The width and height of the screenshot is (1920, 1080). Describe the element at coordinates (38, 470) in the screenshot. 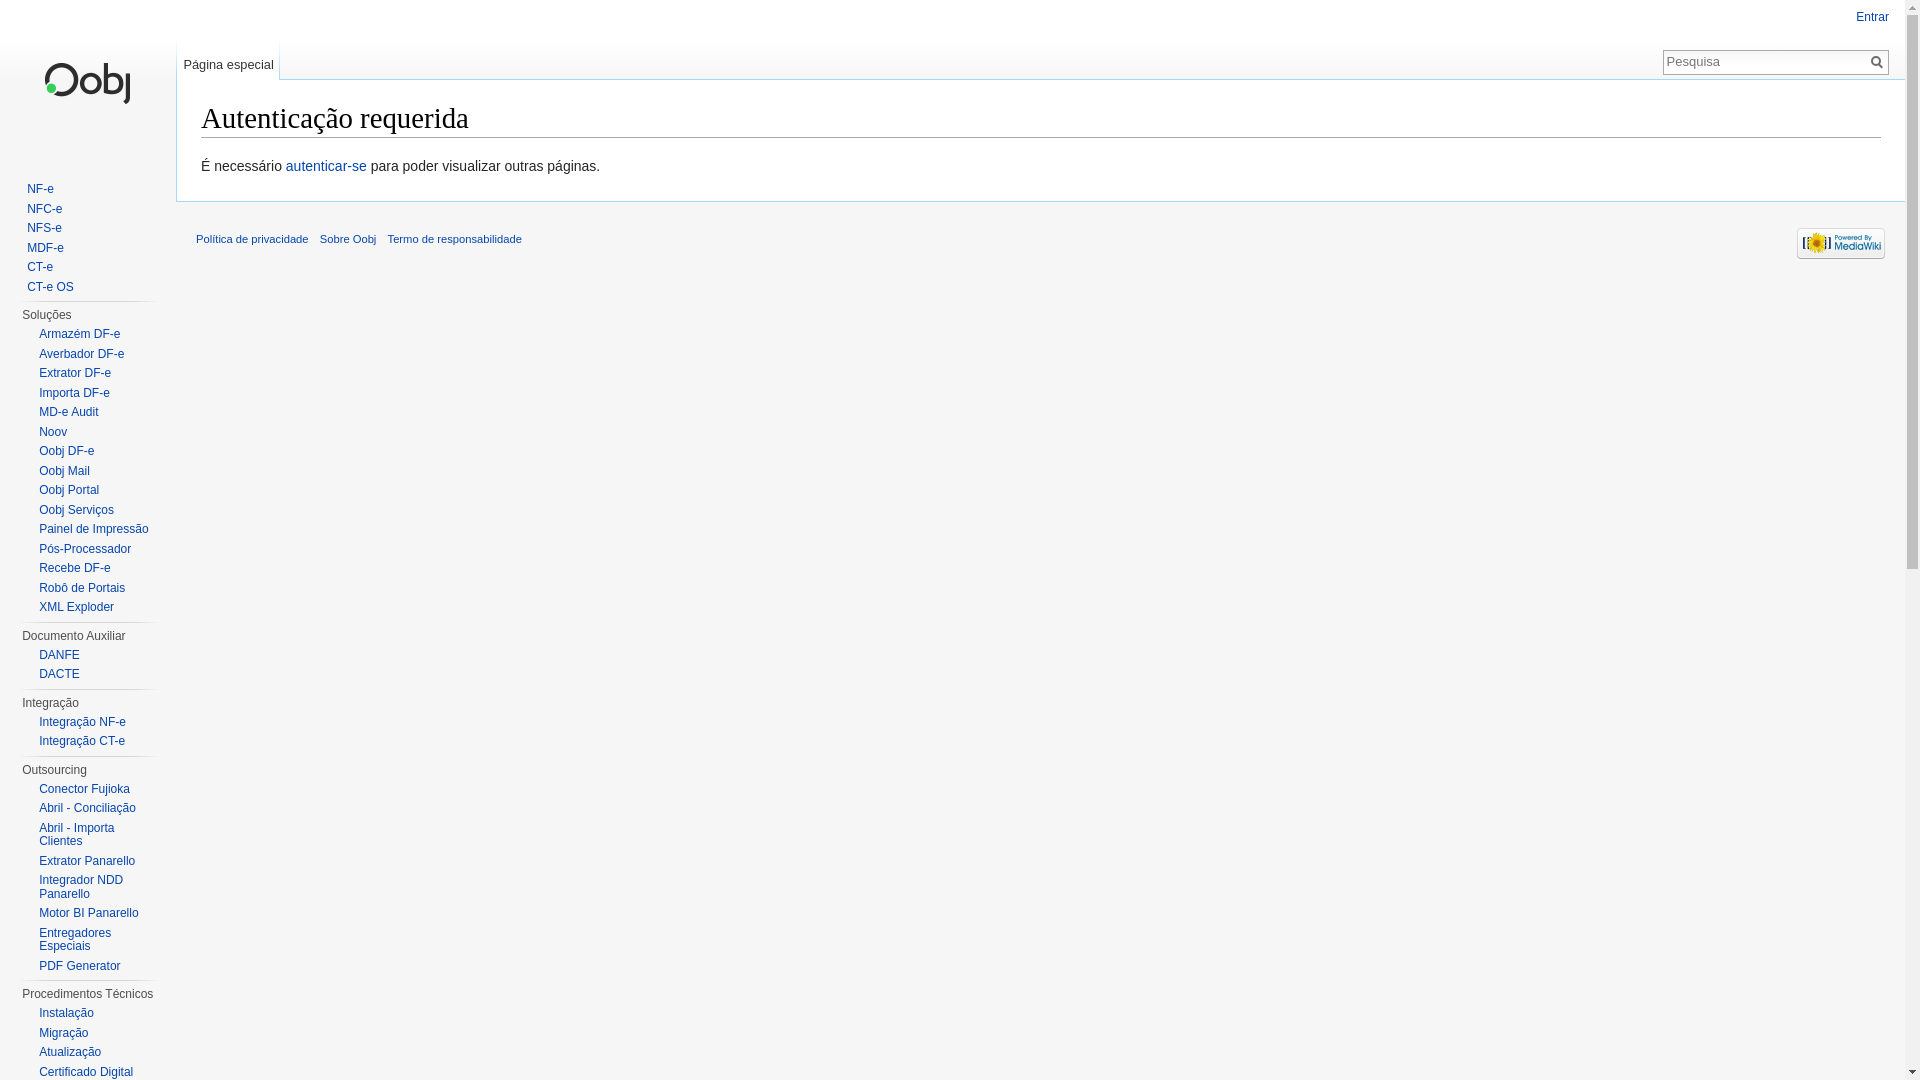

I see `'Oobj Mail'` at that location.